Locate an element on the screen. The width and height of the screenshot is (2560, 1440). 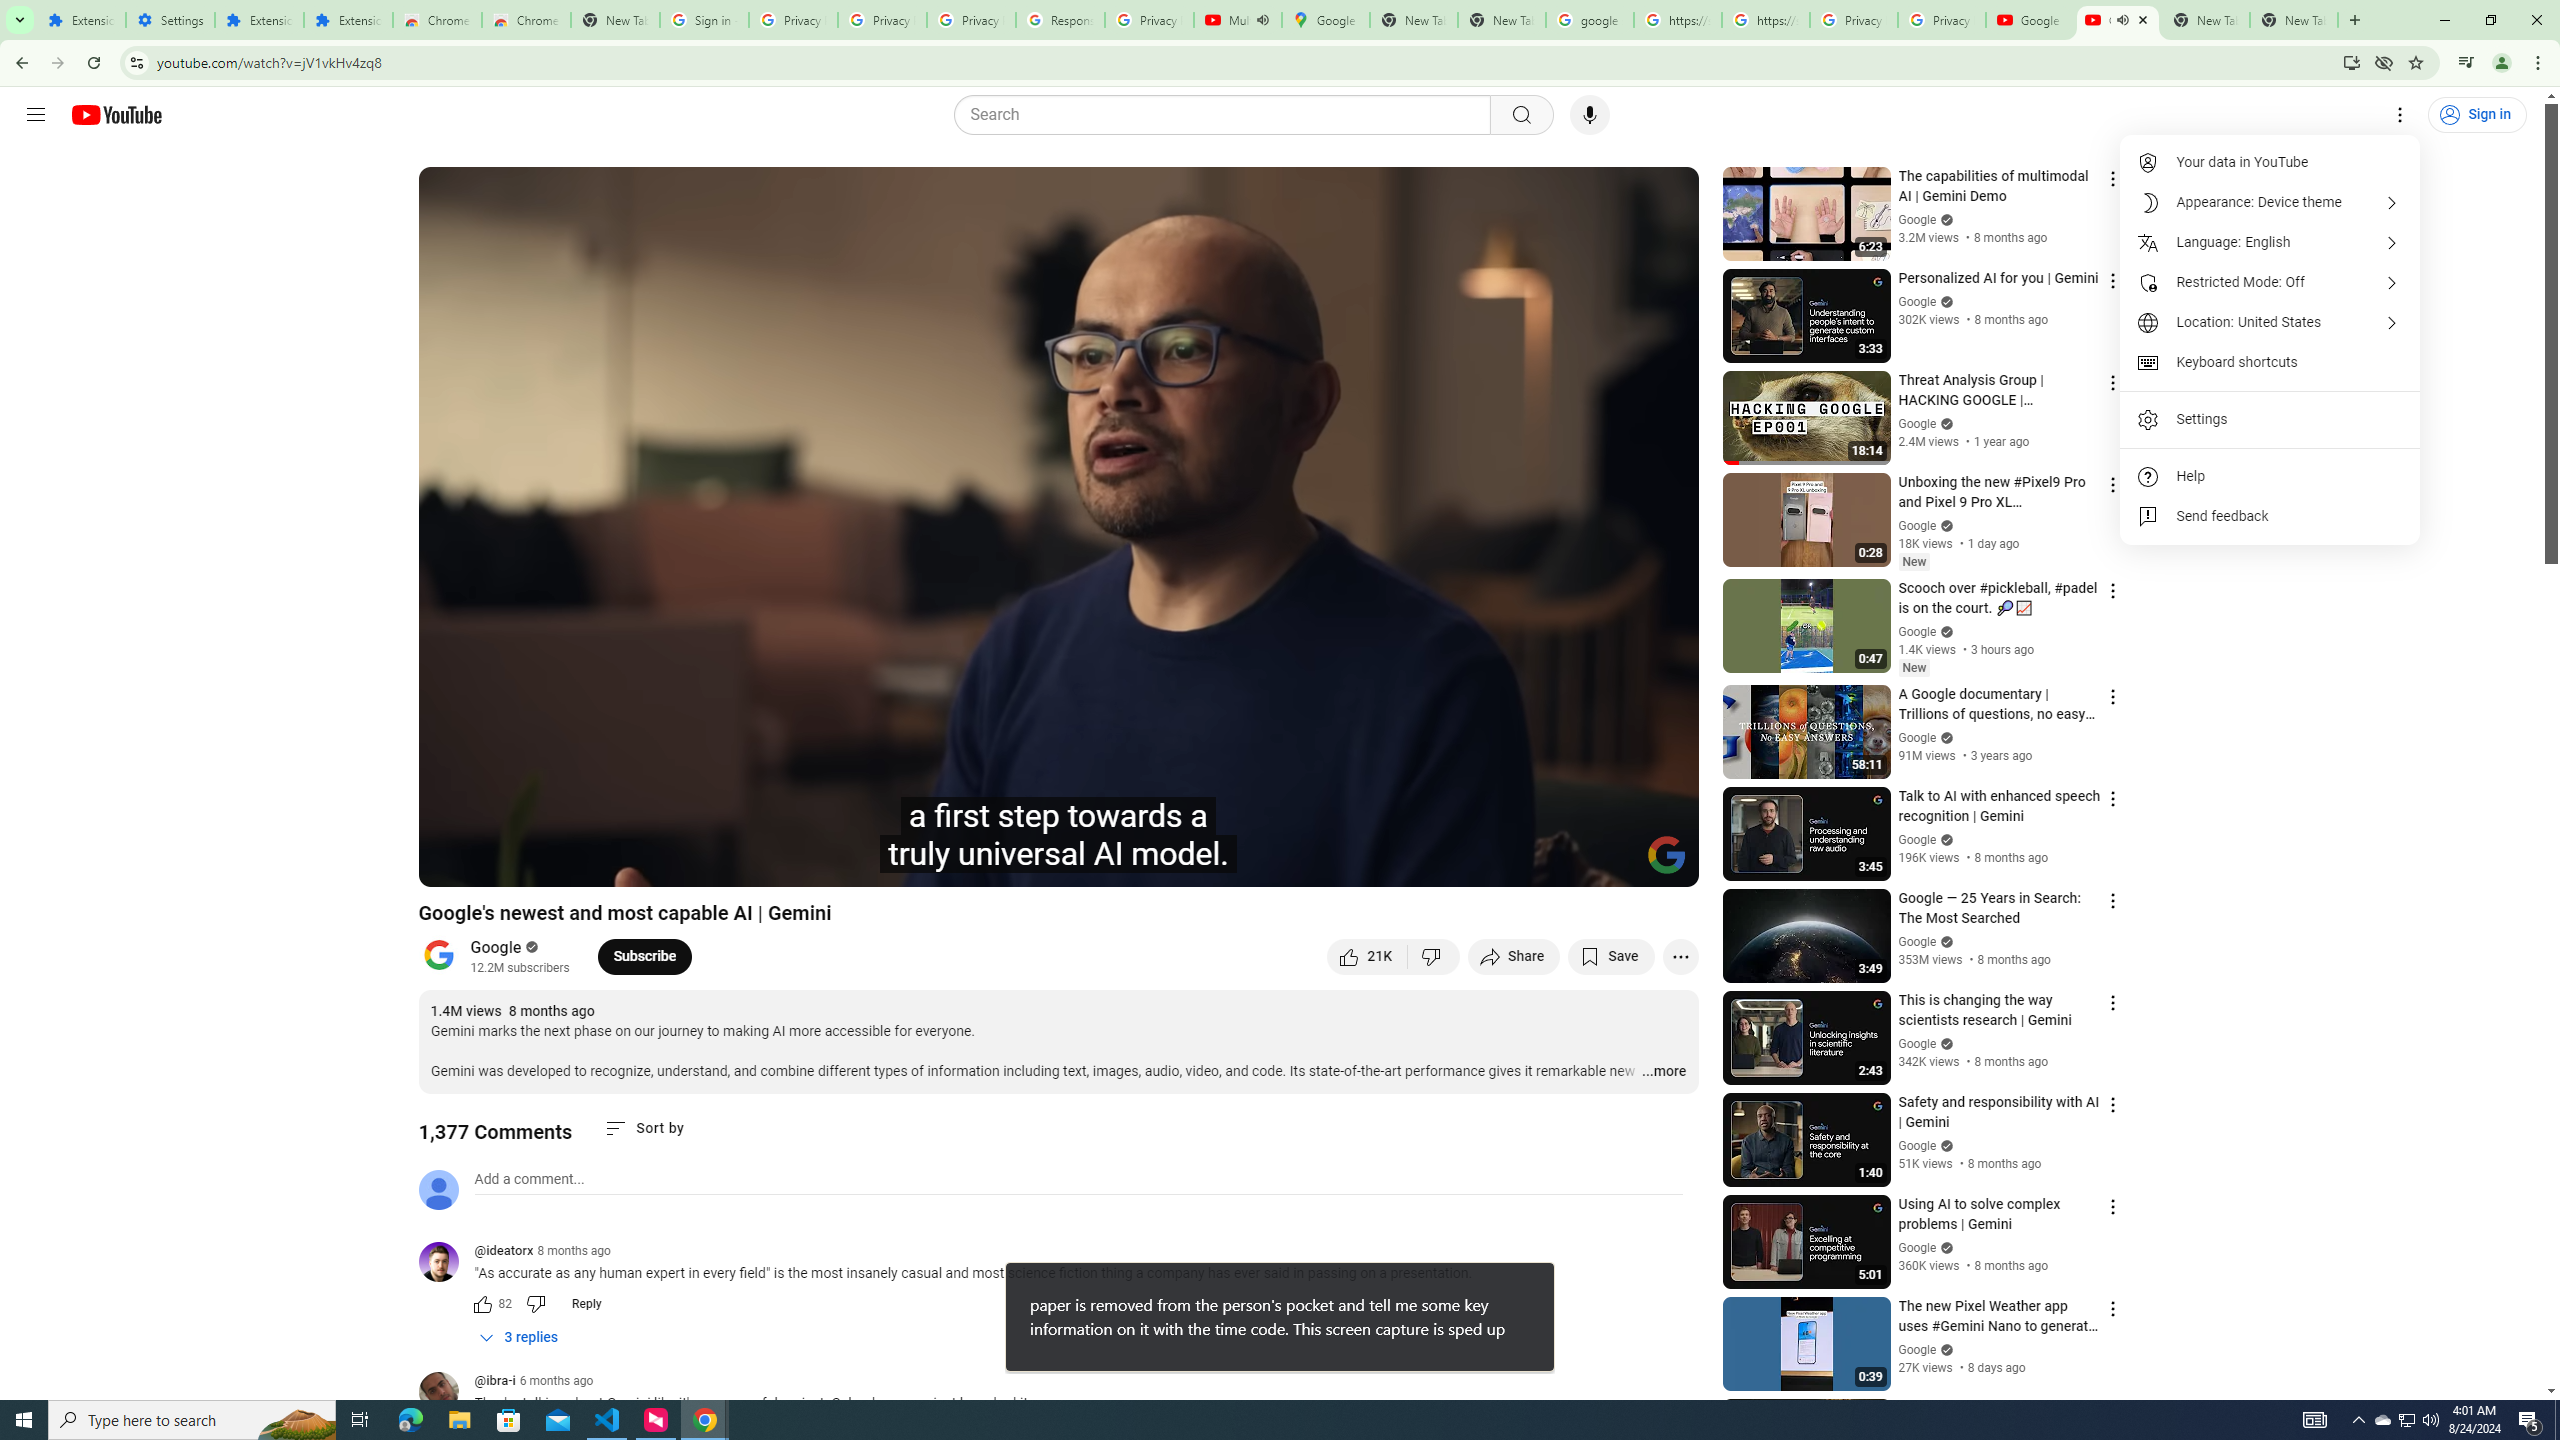
'Language: English' is located at coordinates (2270, 242).